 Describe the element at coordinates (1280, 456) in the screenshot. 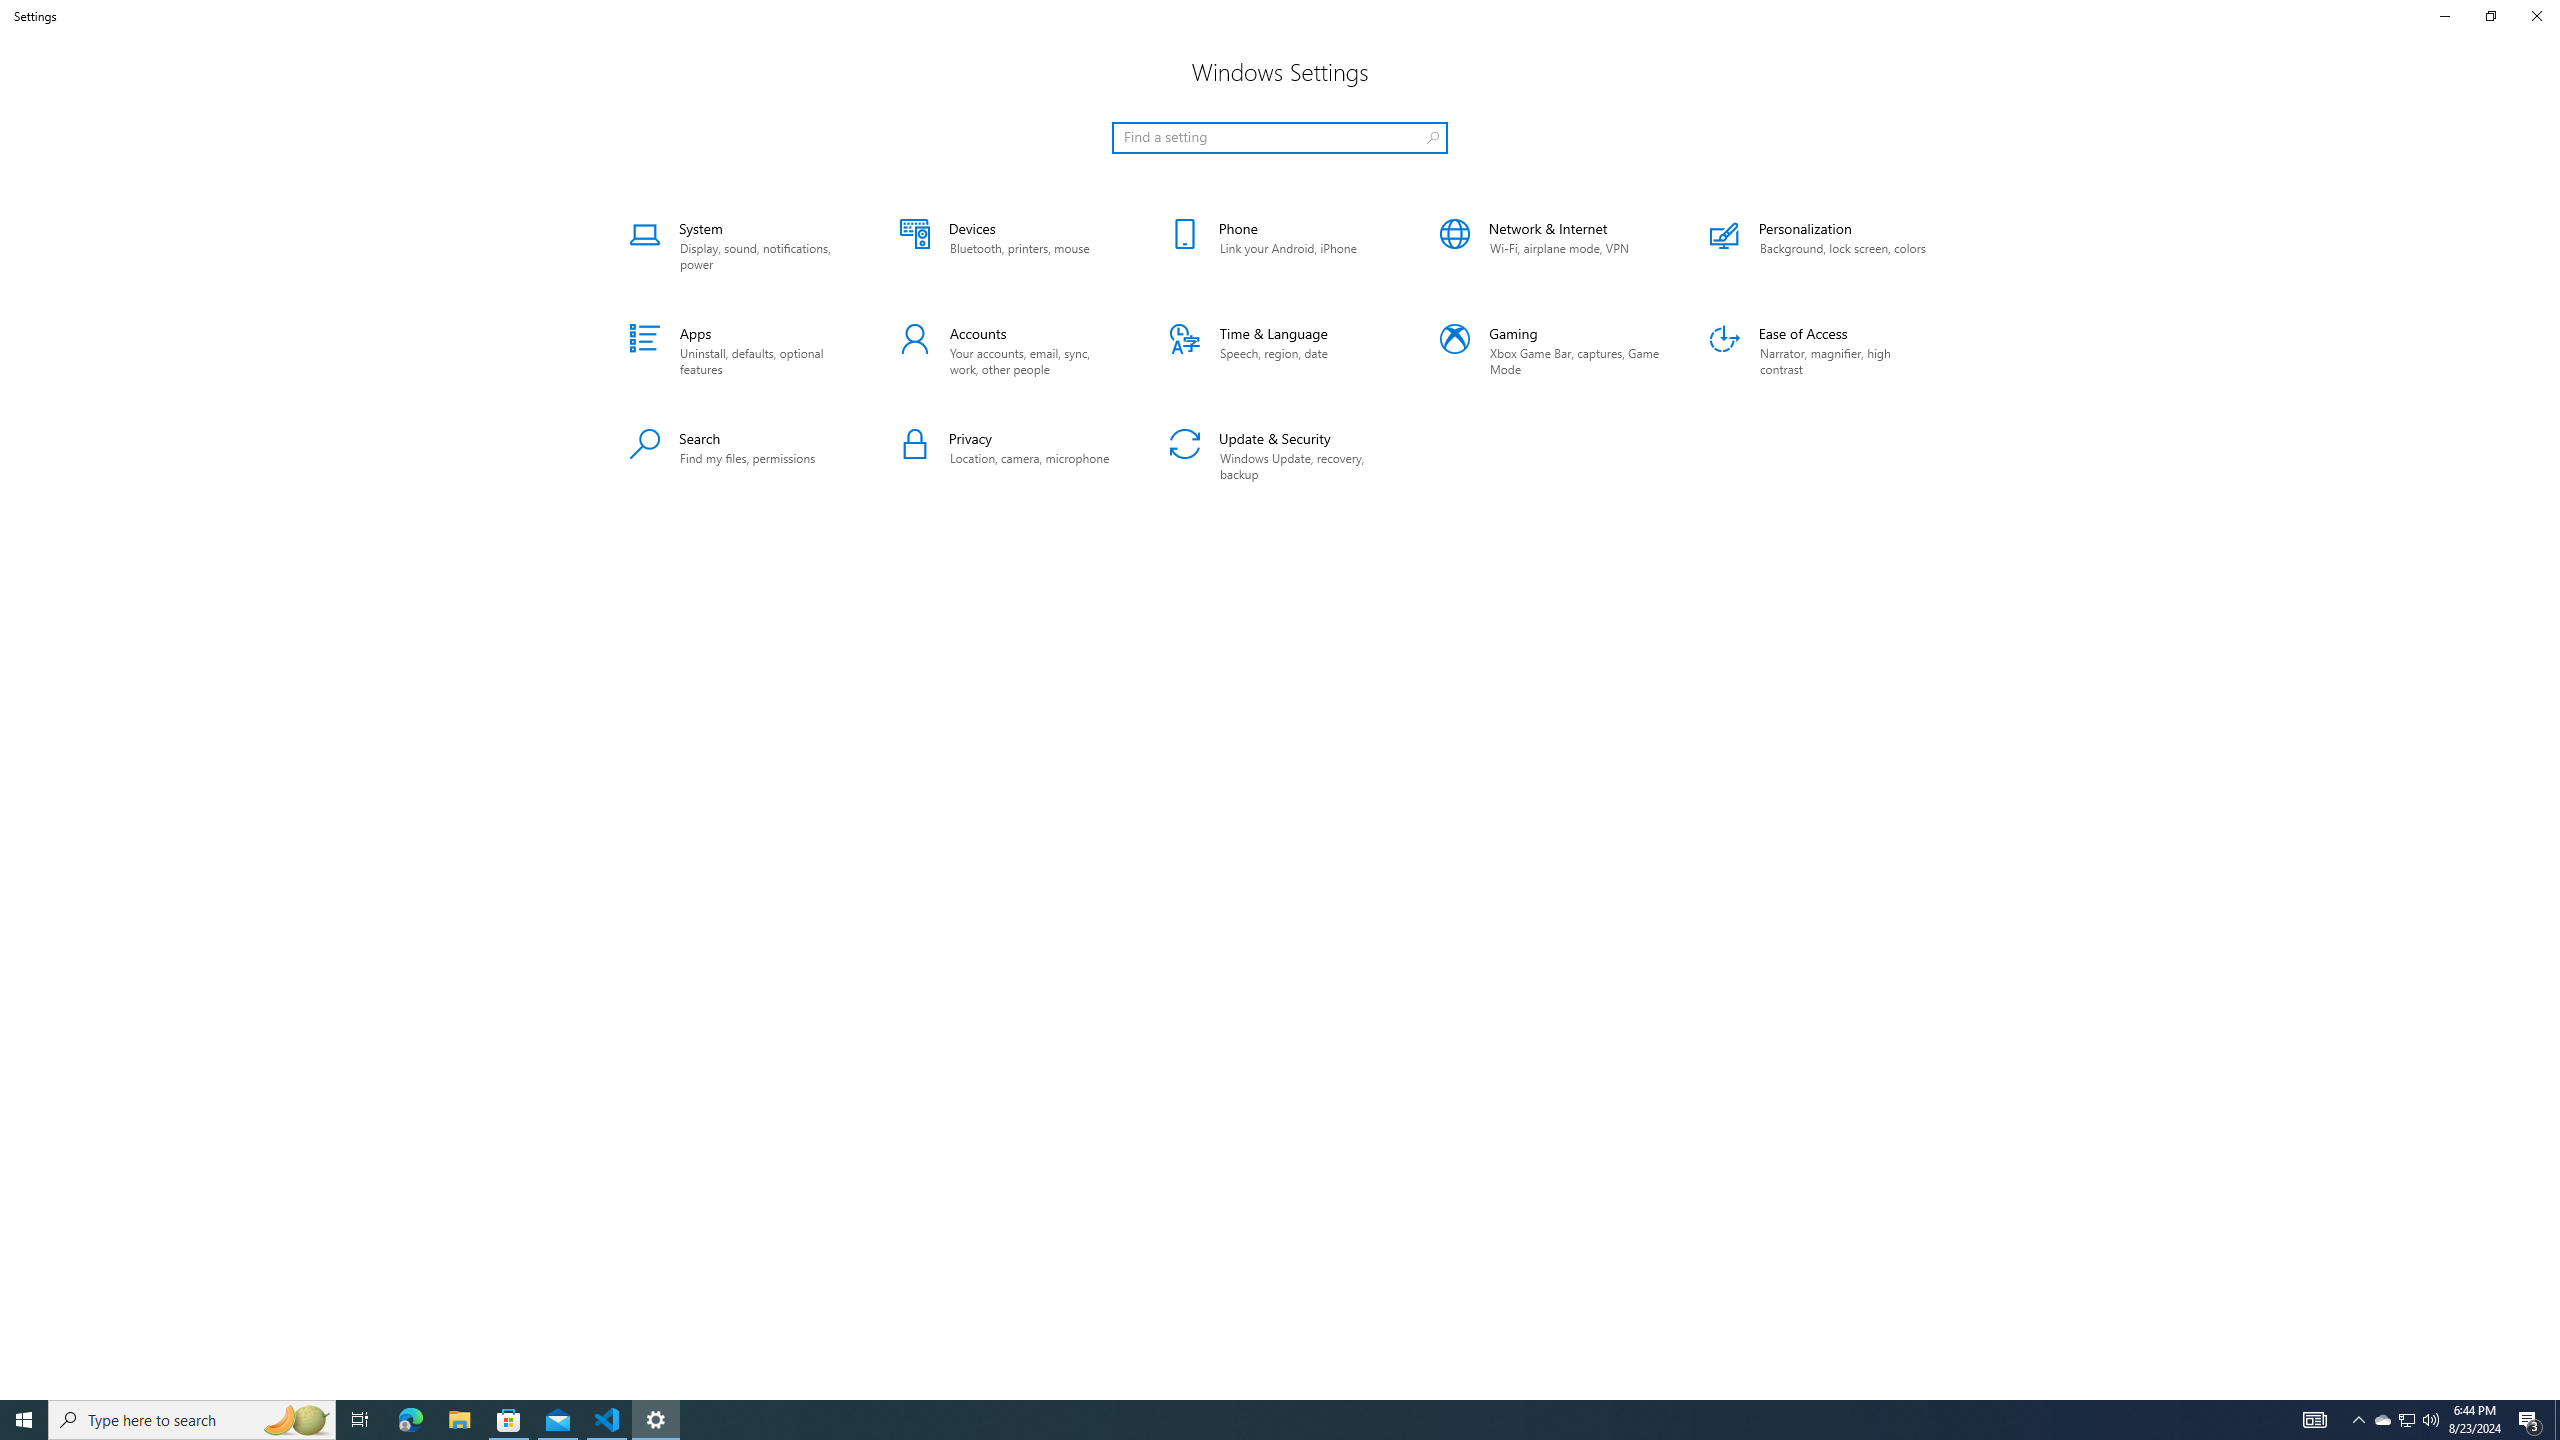

I see `'Update & Security'` at that location.